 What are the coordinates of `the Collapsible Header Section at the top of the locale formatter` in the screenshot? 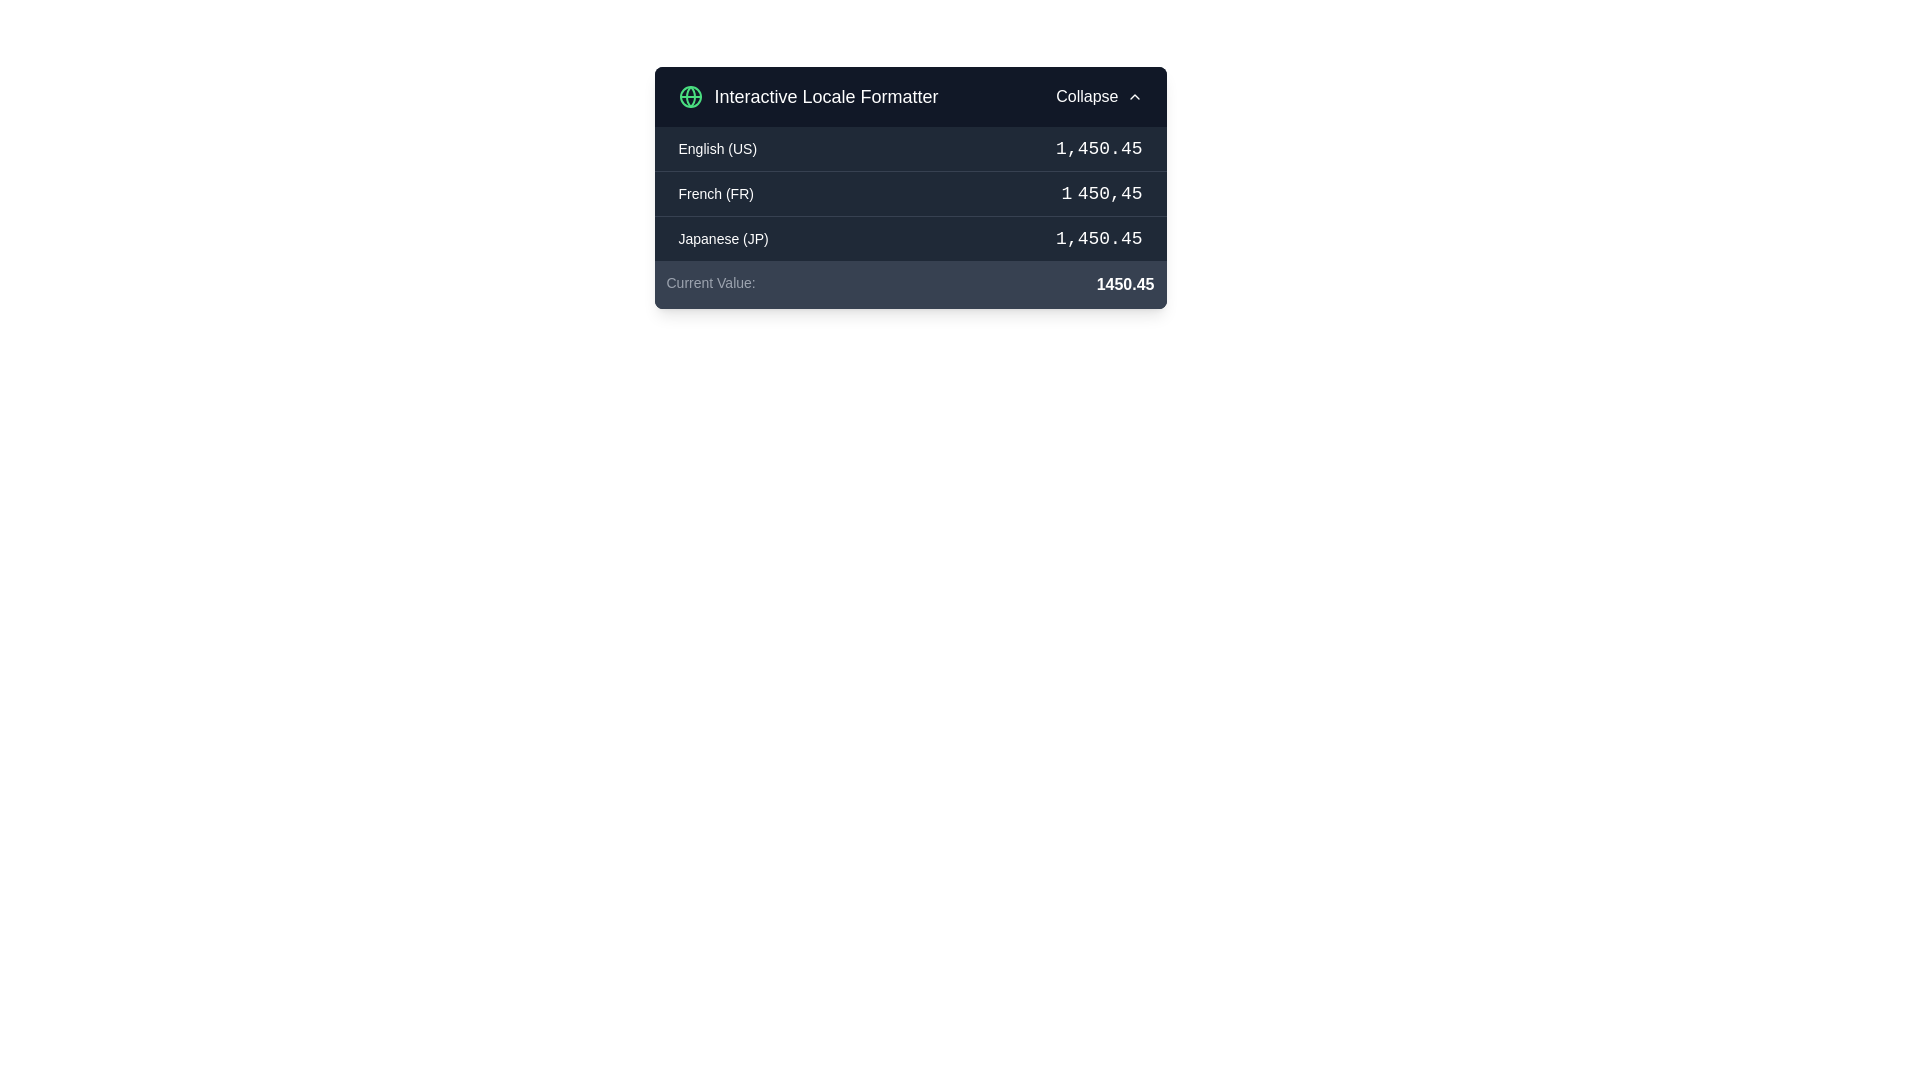 It's located at (909, 96).